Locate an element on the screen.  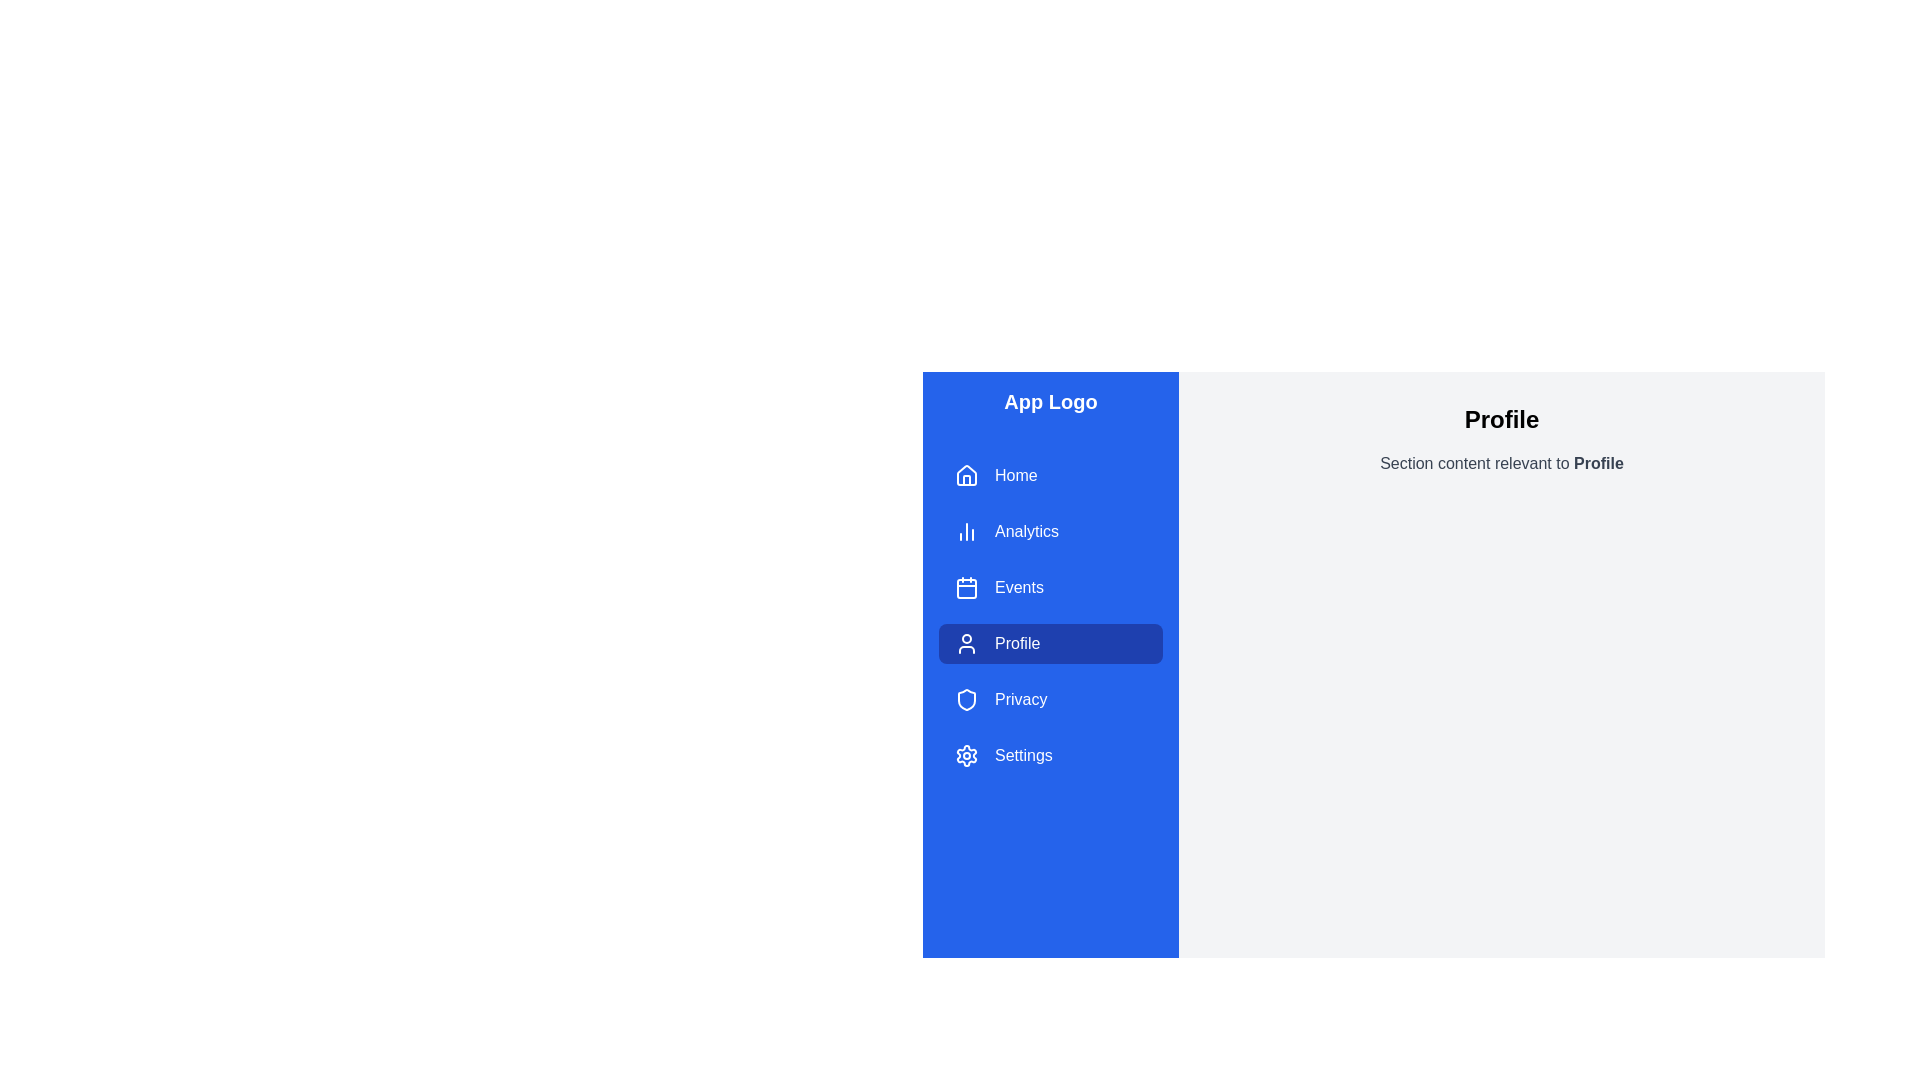
the shield-shaped SVG icon next to the 'Privacy' label in the vertical navigation menu is located at coordinates (966, 698).